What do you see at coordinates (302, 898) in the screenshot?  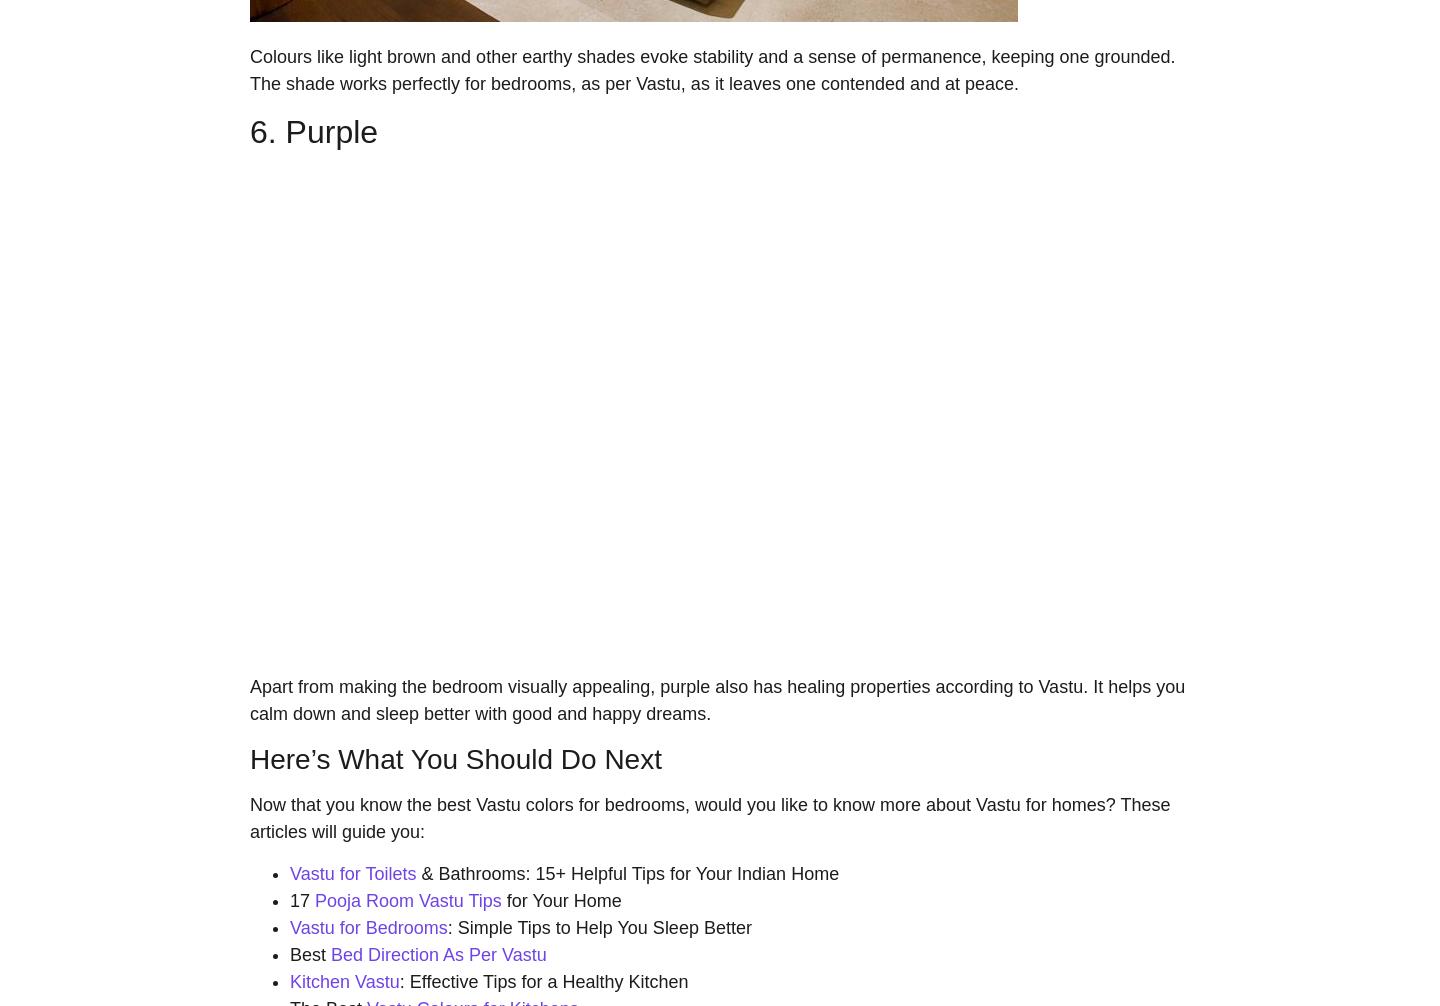 I see `'17'` at bounding box center [302, 898].